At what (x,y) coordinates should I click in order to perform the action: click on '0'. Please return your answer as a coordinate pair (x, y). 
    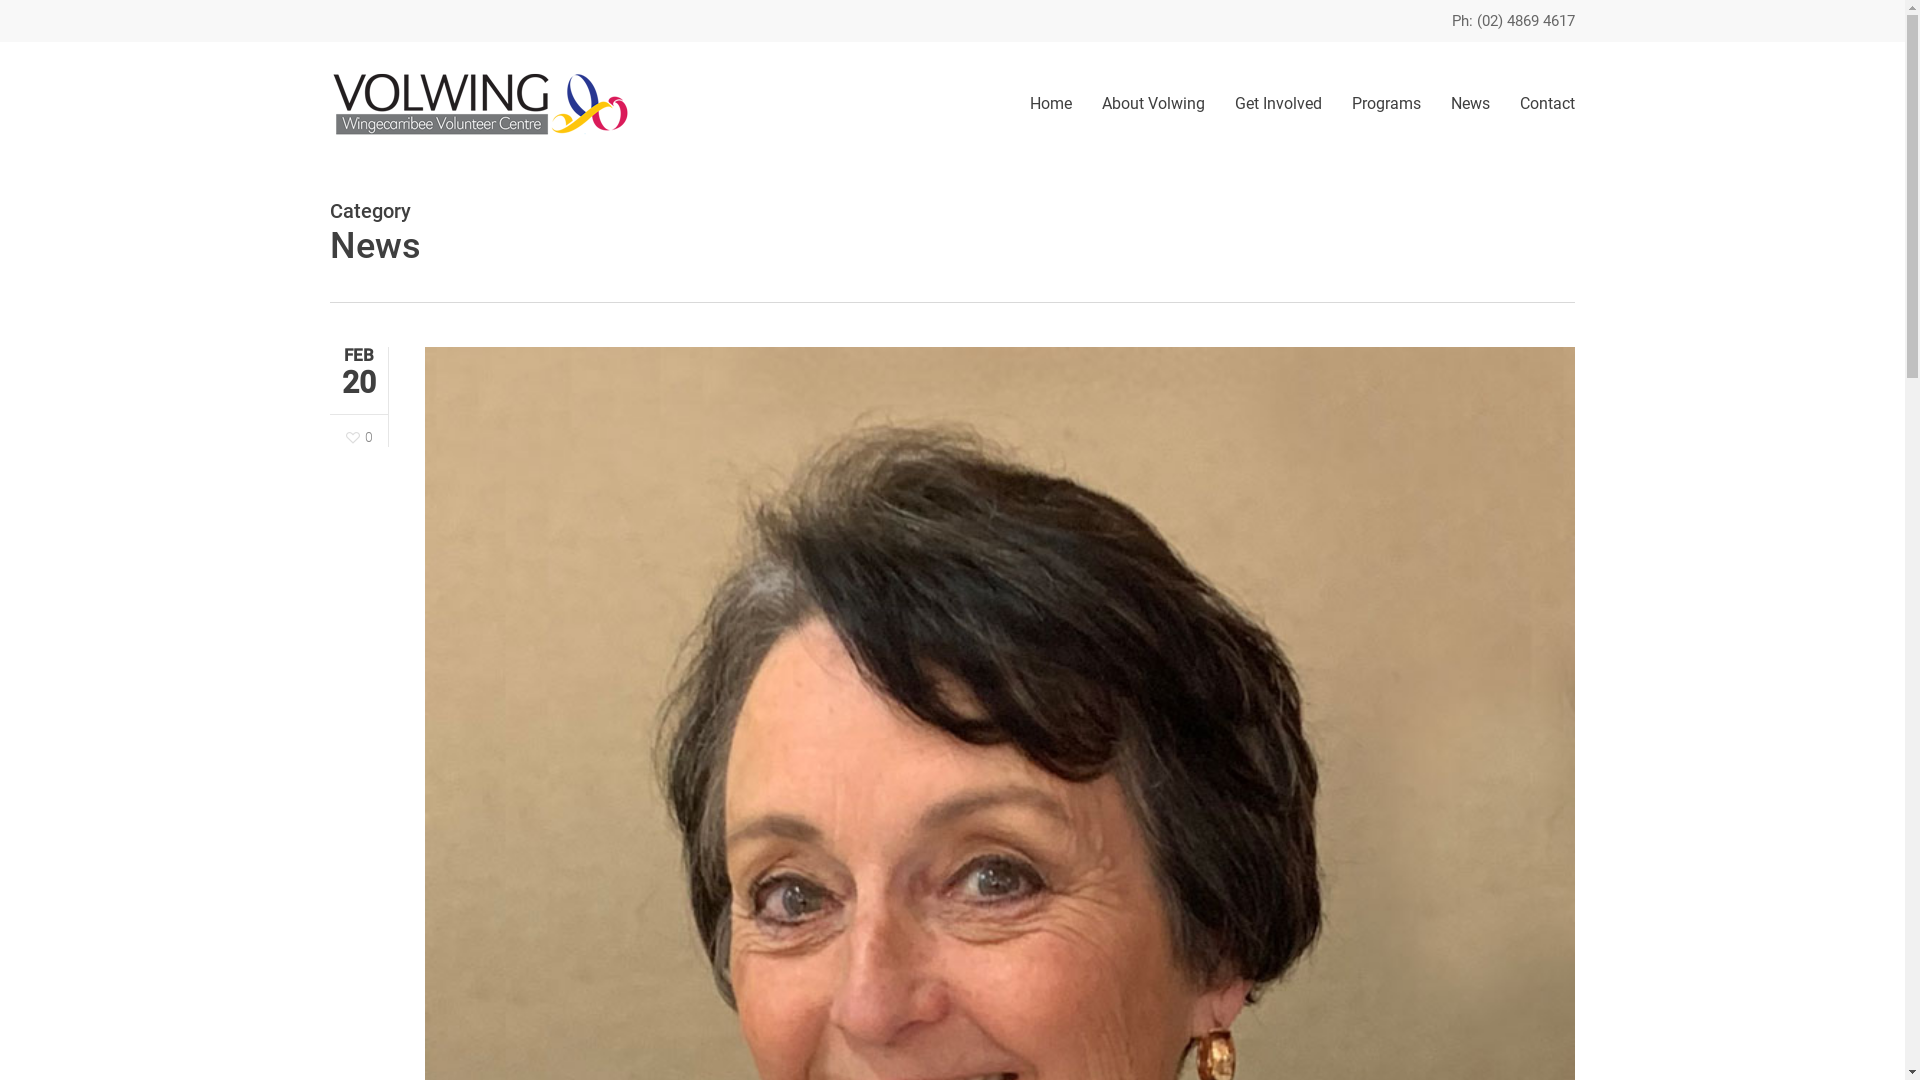
    Looking at the image, I should click on (359, 436).